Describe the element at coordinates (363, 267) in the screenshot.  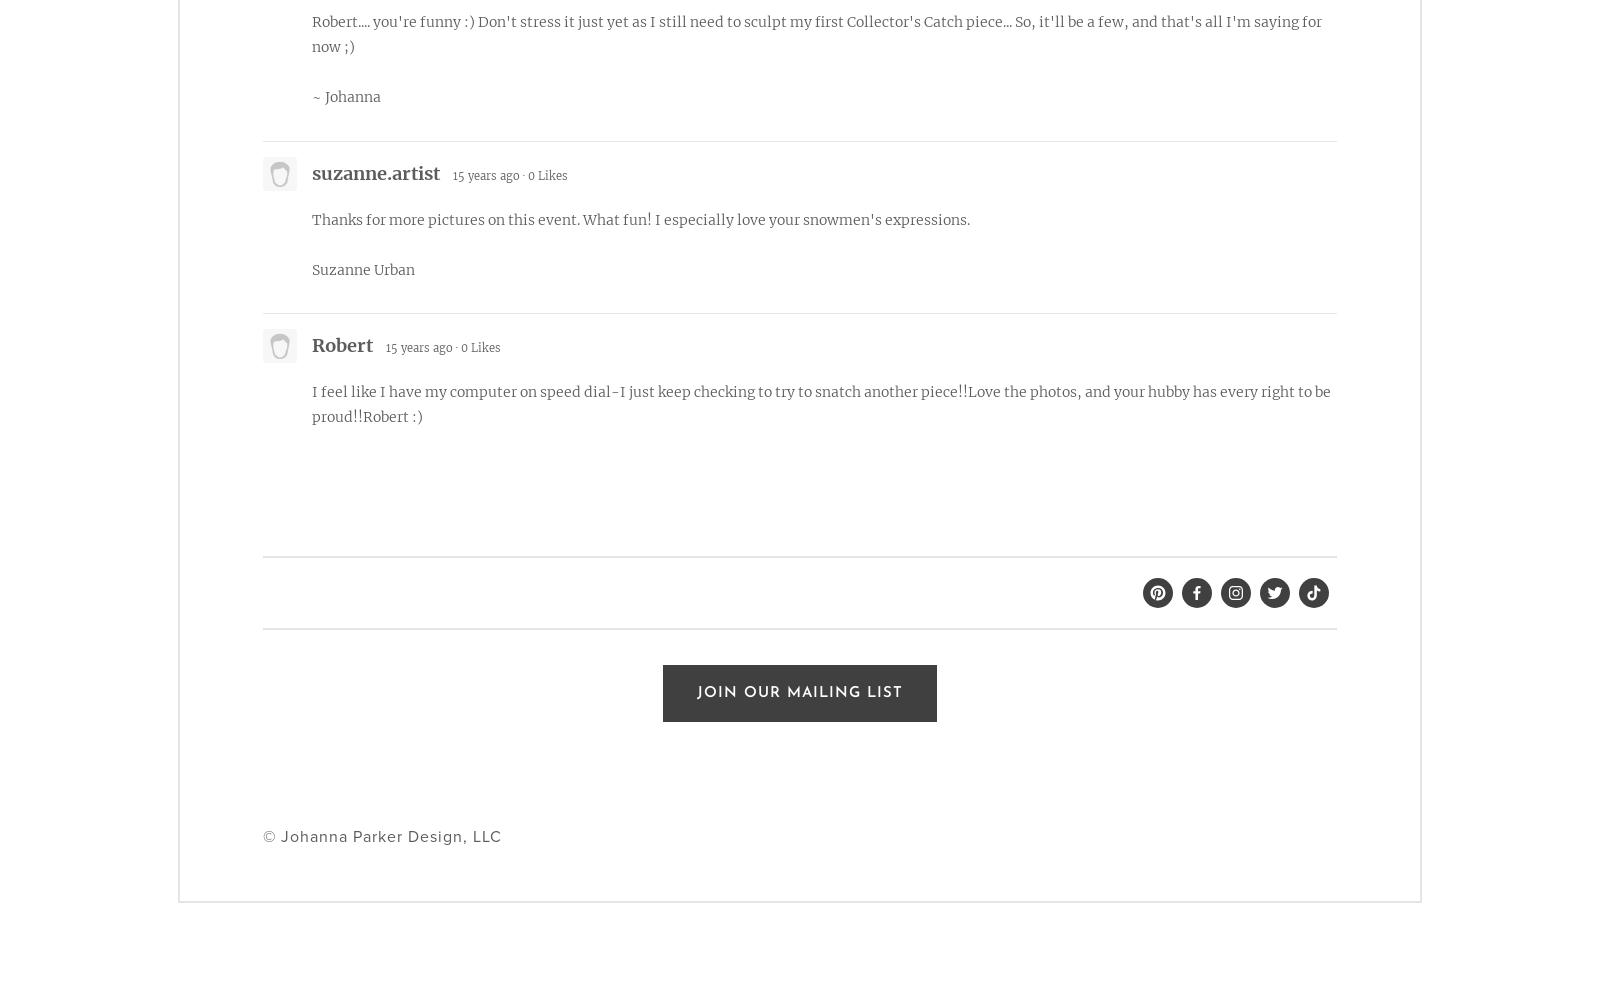
I see `'Suzanne Urban'` at that location.